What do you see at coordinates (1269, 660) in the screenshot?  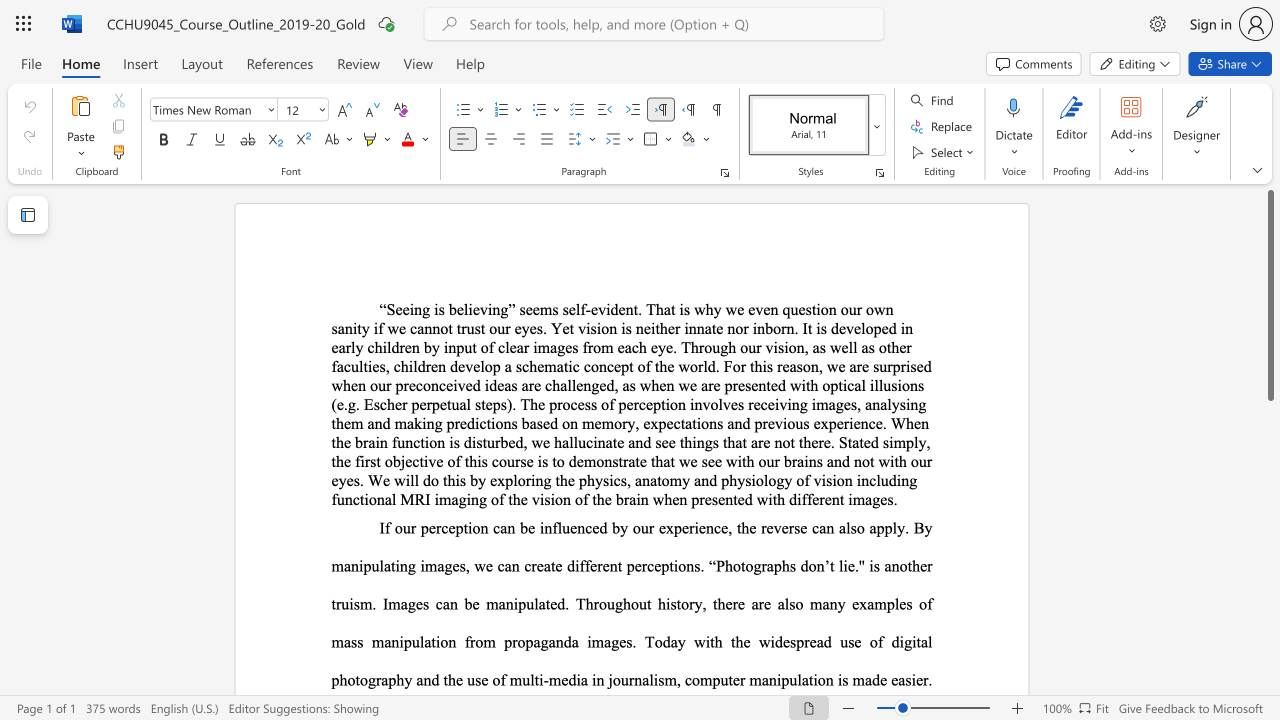 I see `the scrollbar on the right to shift the page lower` at bounding box center [1269, 660].